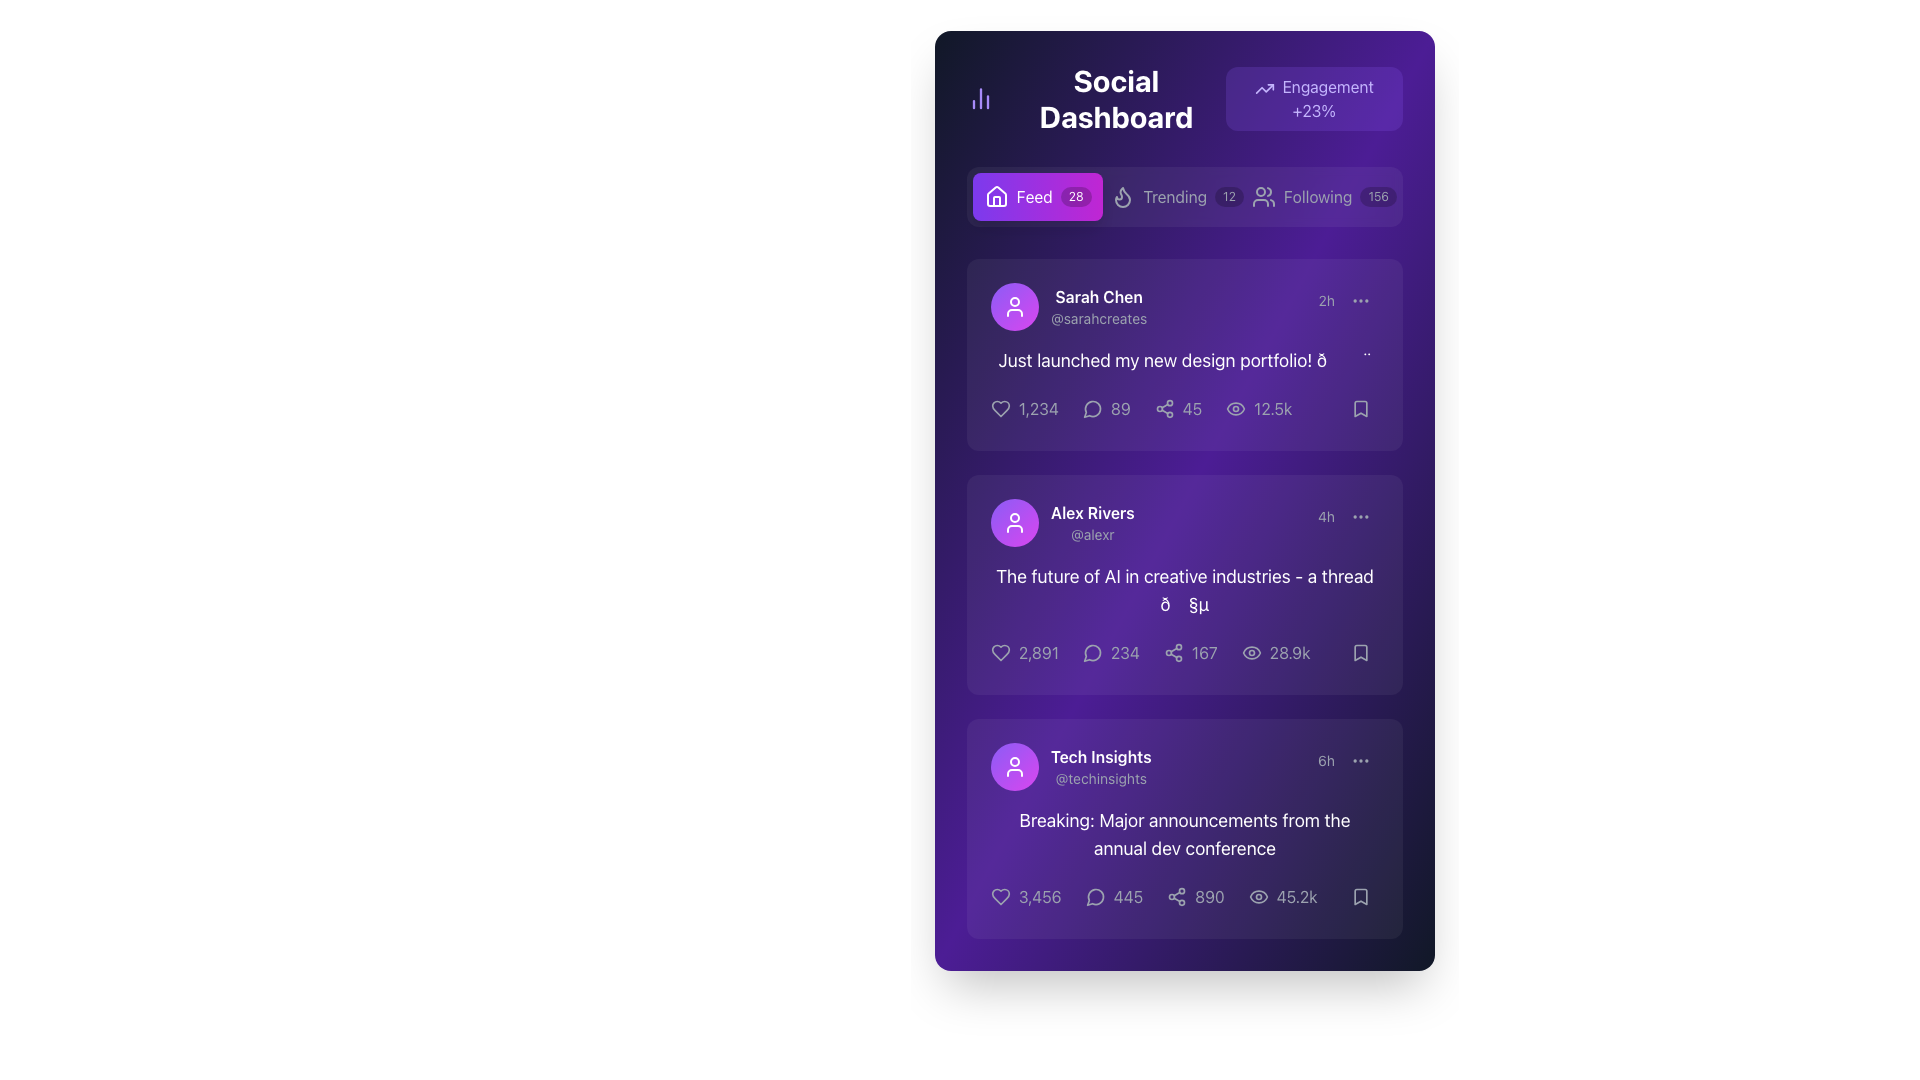 The height and width of the screenshot is (1080, 1920). What do you see at coordinates (1360, 652) in the screenshot?
I see `the square button with a bookmark icon located at the bottom-right corner of a card in the second row of the feed` at bounding box center [1360, 652].